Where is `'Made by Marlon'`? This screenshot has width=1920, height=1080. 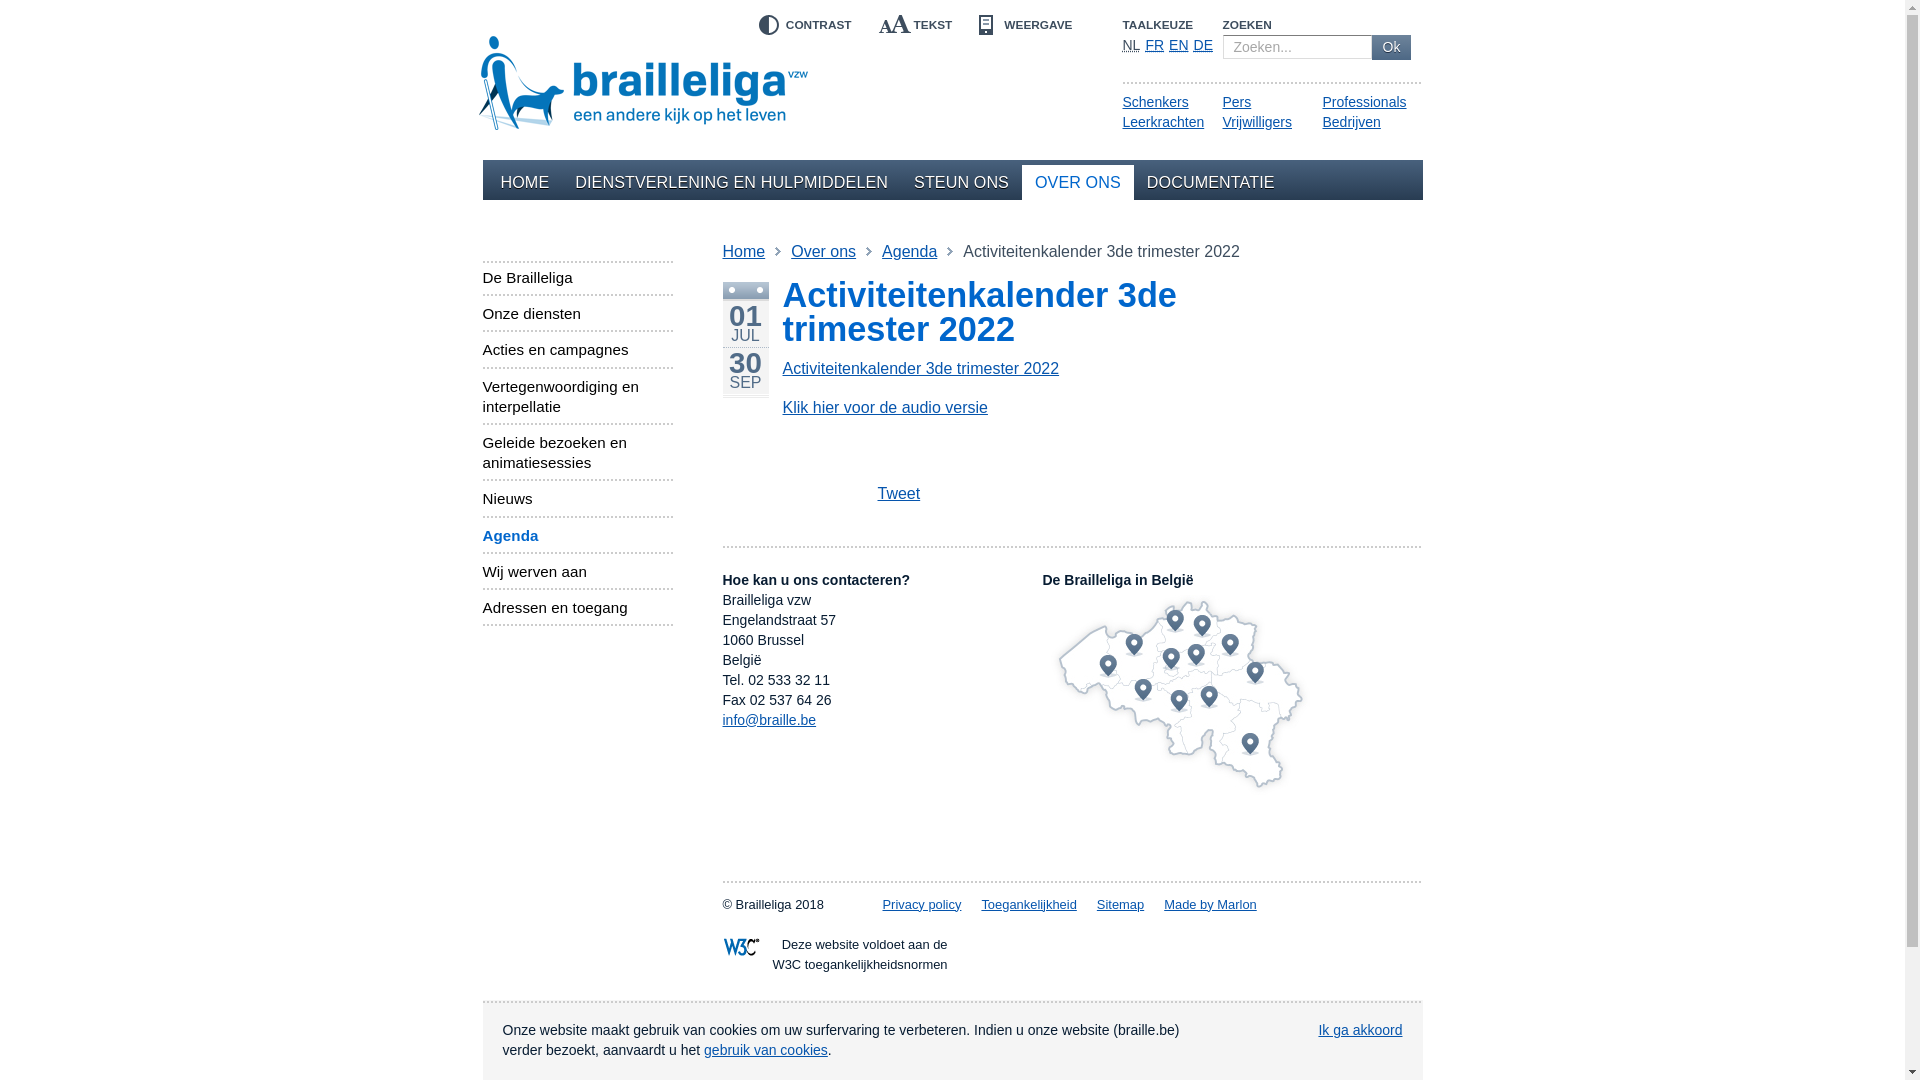 'Made by Marlon' is located at coordinates (1209, 904).